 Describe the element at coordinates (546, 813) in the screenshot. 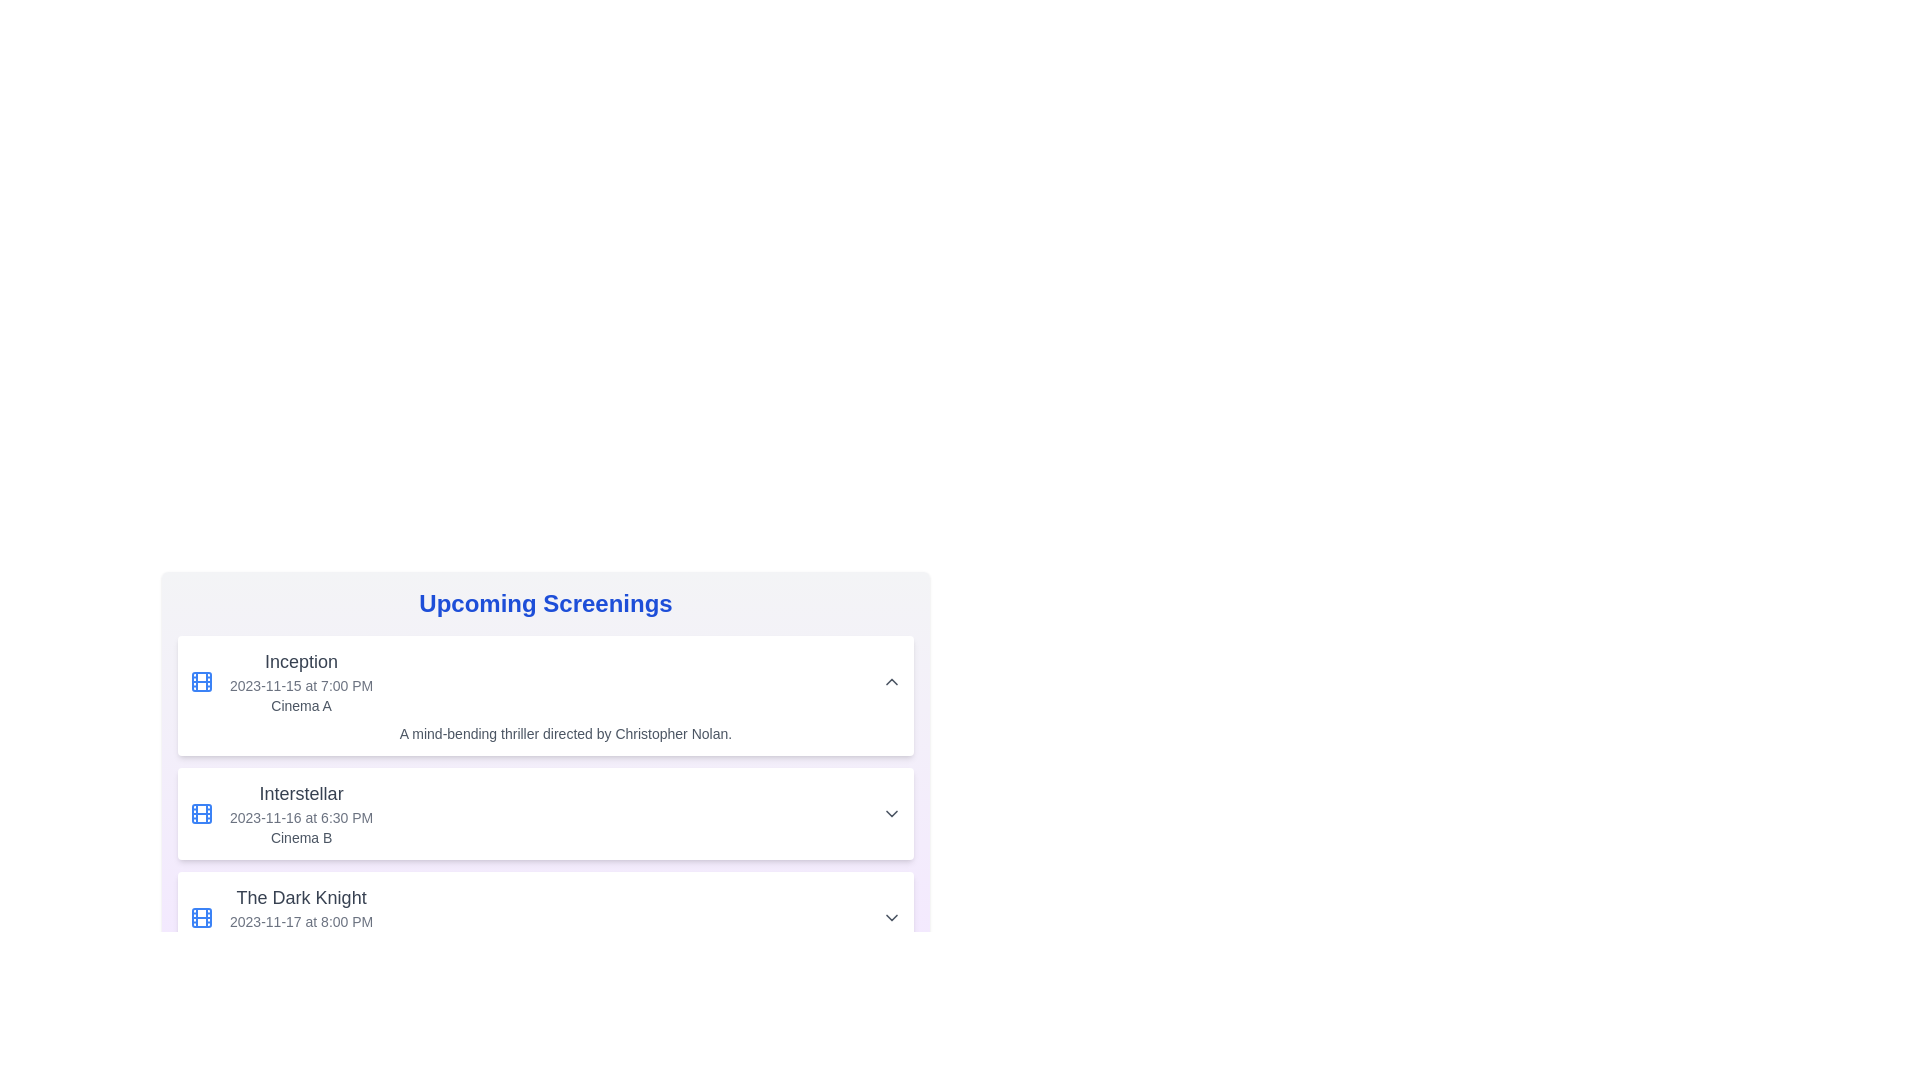

I see `the chevron on the second Information Card in the list of movie screenings` at that location.